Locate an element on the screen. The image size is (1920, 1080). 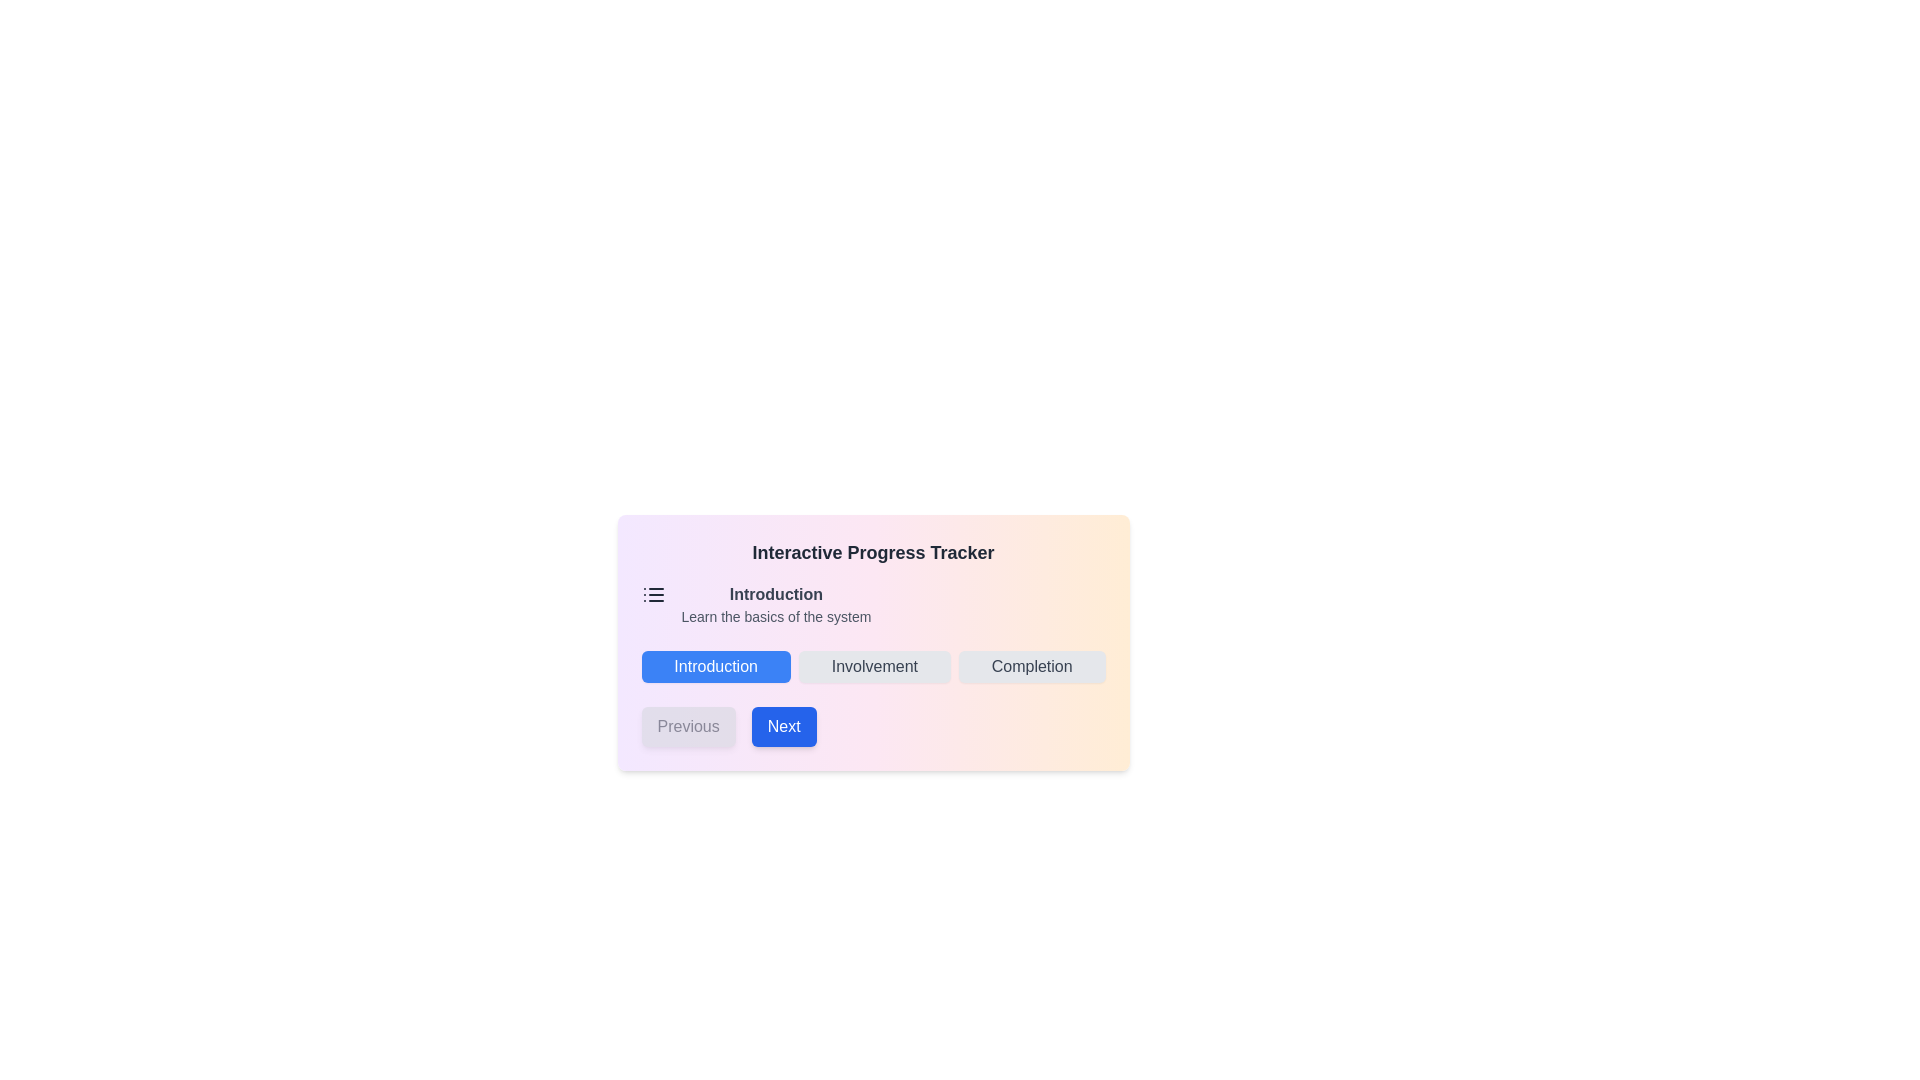
the 'Completion' button, which is the third button in a horizontal alignment, featuring a light gray background and dark gray text is located at coordinates (1032, 667).